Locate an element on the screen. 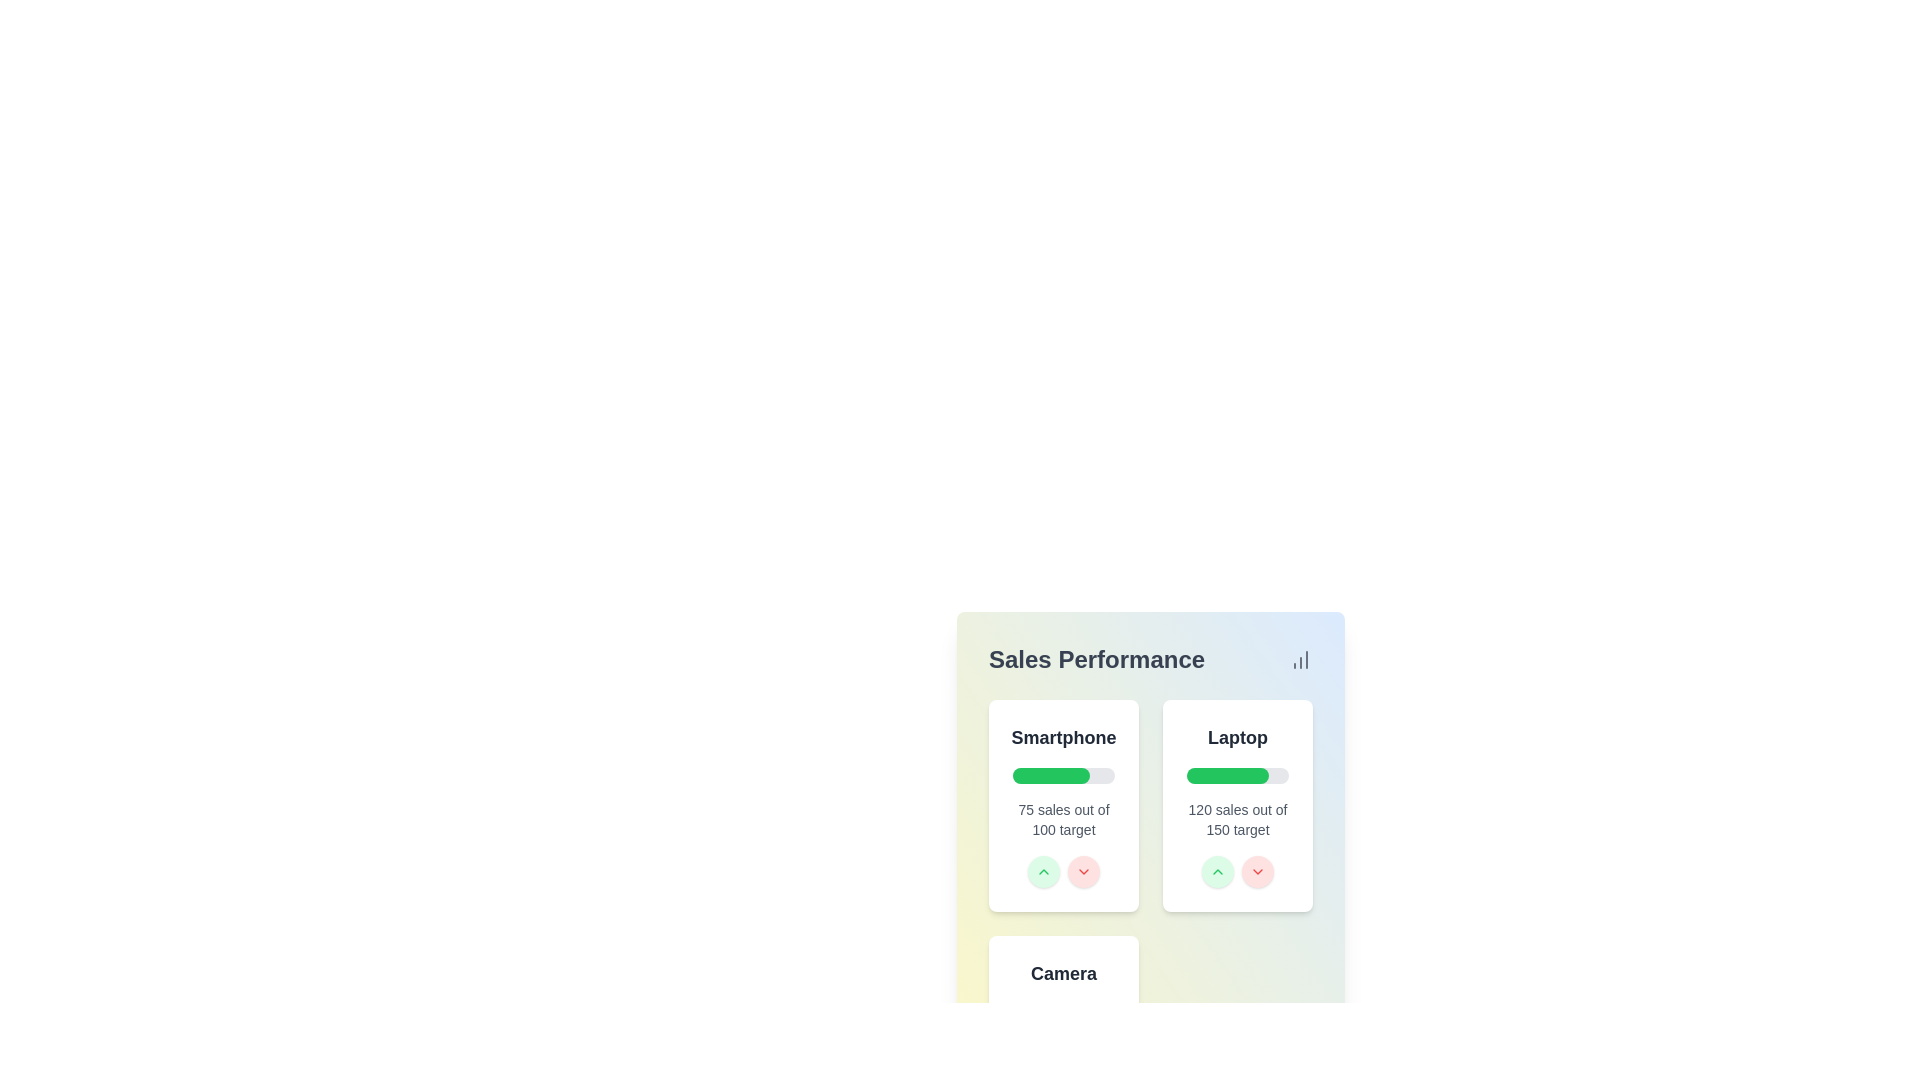  the progress bar indicating the smartphone sales progress within the Sales Performance section of the dashboard is located at coordinates (1050, 774).